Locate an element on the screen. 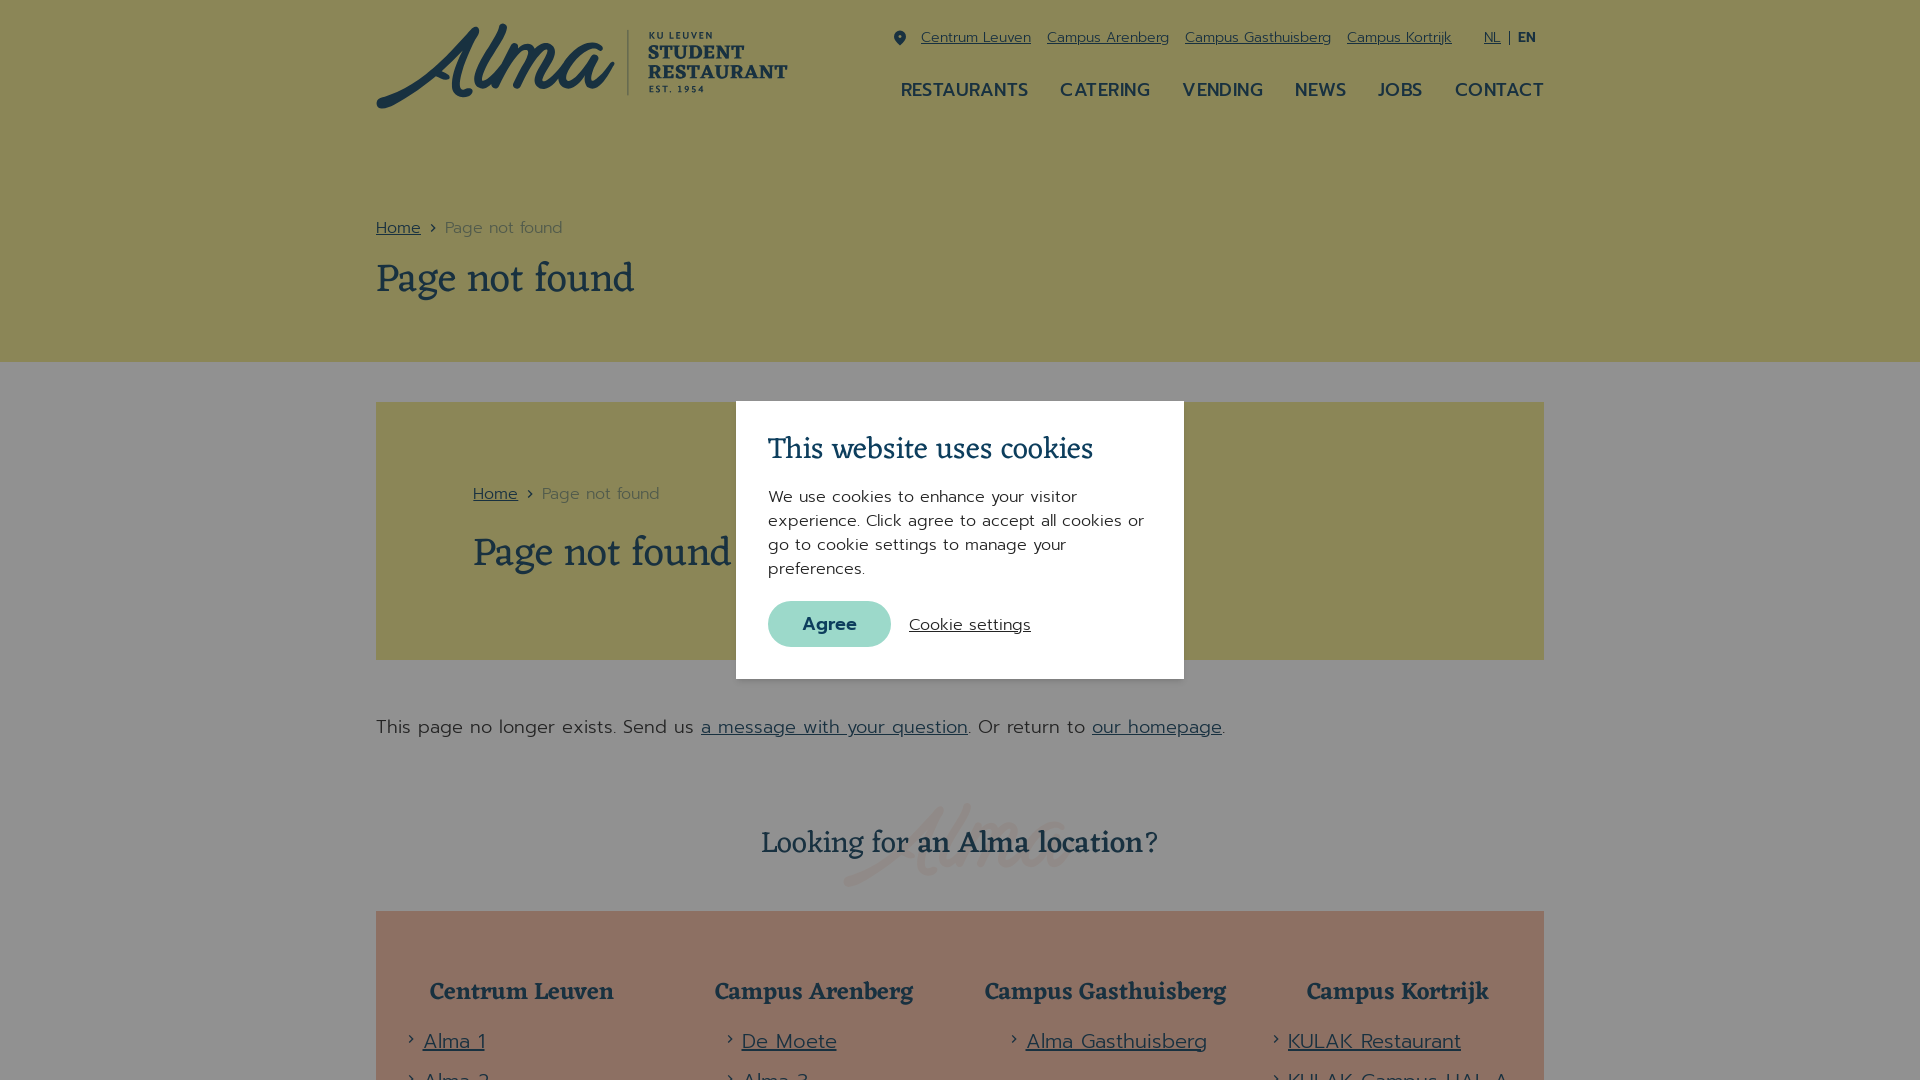 Image resolution: width=1920 pixels, height=1080 pixels. 'NEWS' is located at coordinates (1320, 88).